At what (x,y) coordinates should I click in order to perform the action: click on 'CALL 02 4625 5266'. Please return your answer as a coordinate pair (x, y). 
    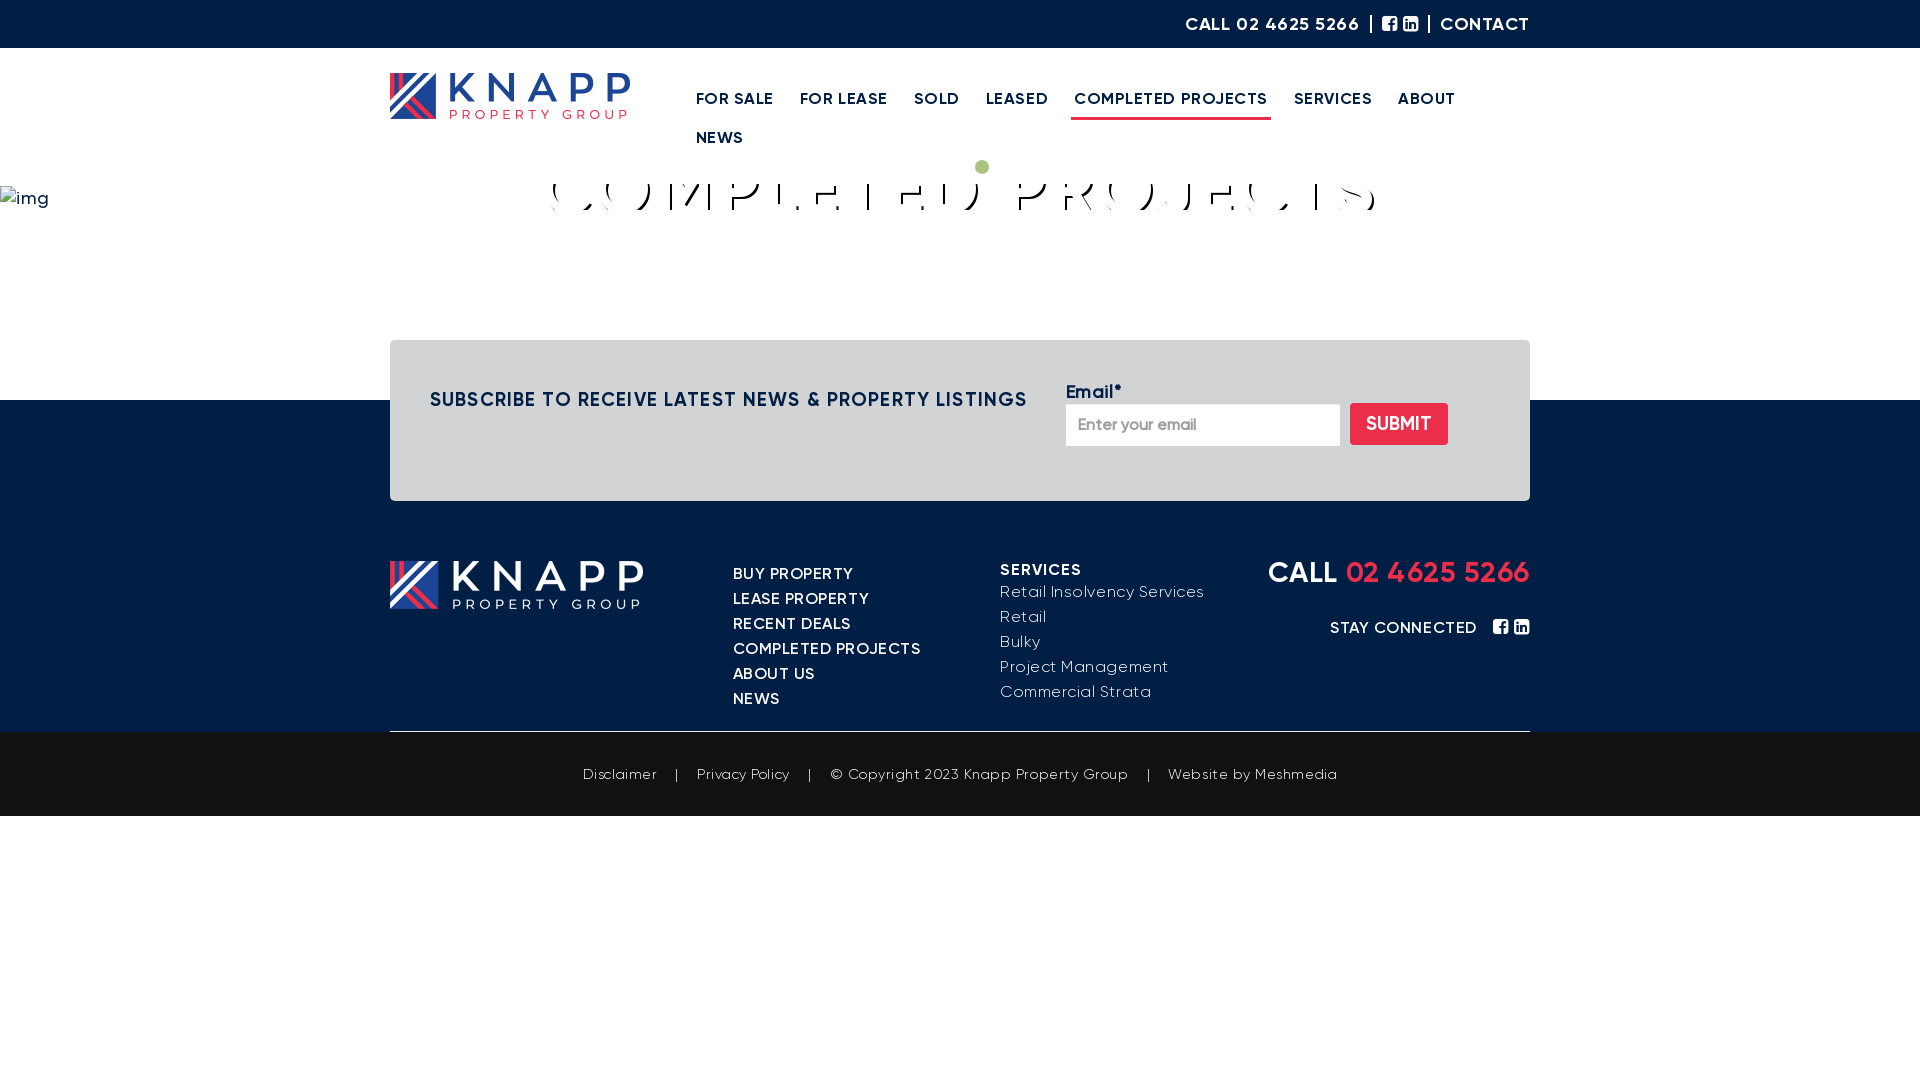
    Looking at the image, I should click on (1185, 23).